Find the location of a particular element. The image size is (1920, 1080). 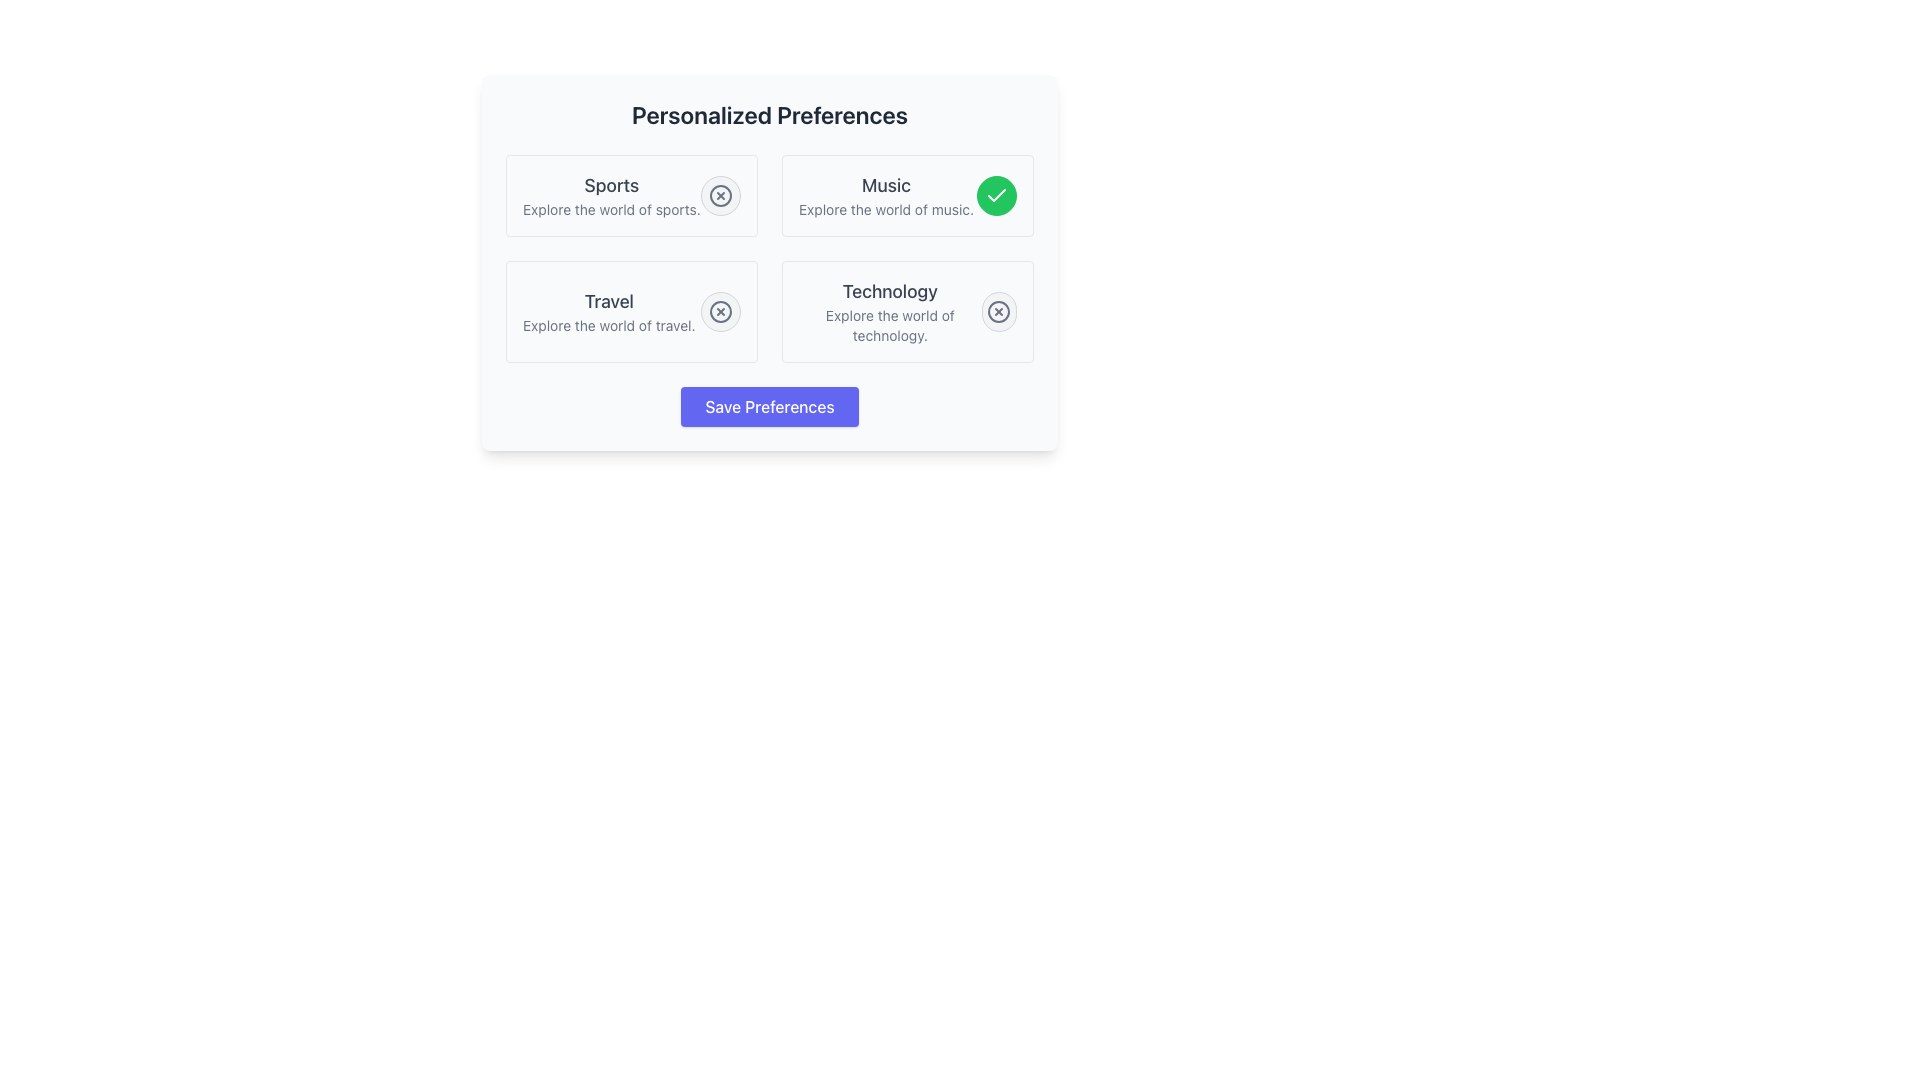

the green circular selection indicator with a white checkmark to deselect the 'Music' preference located in the top-right corner of the 'Music' preference card is located at coordinates (997, 196).